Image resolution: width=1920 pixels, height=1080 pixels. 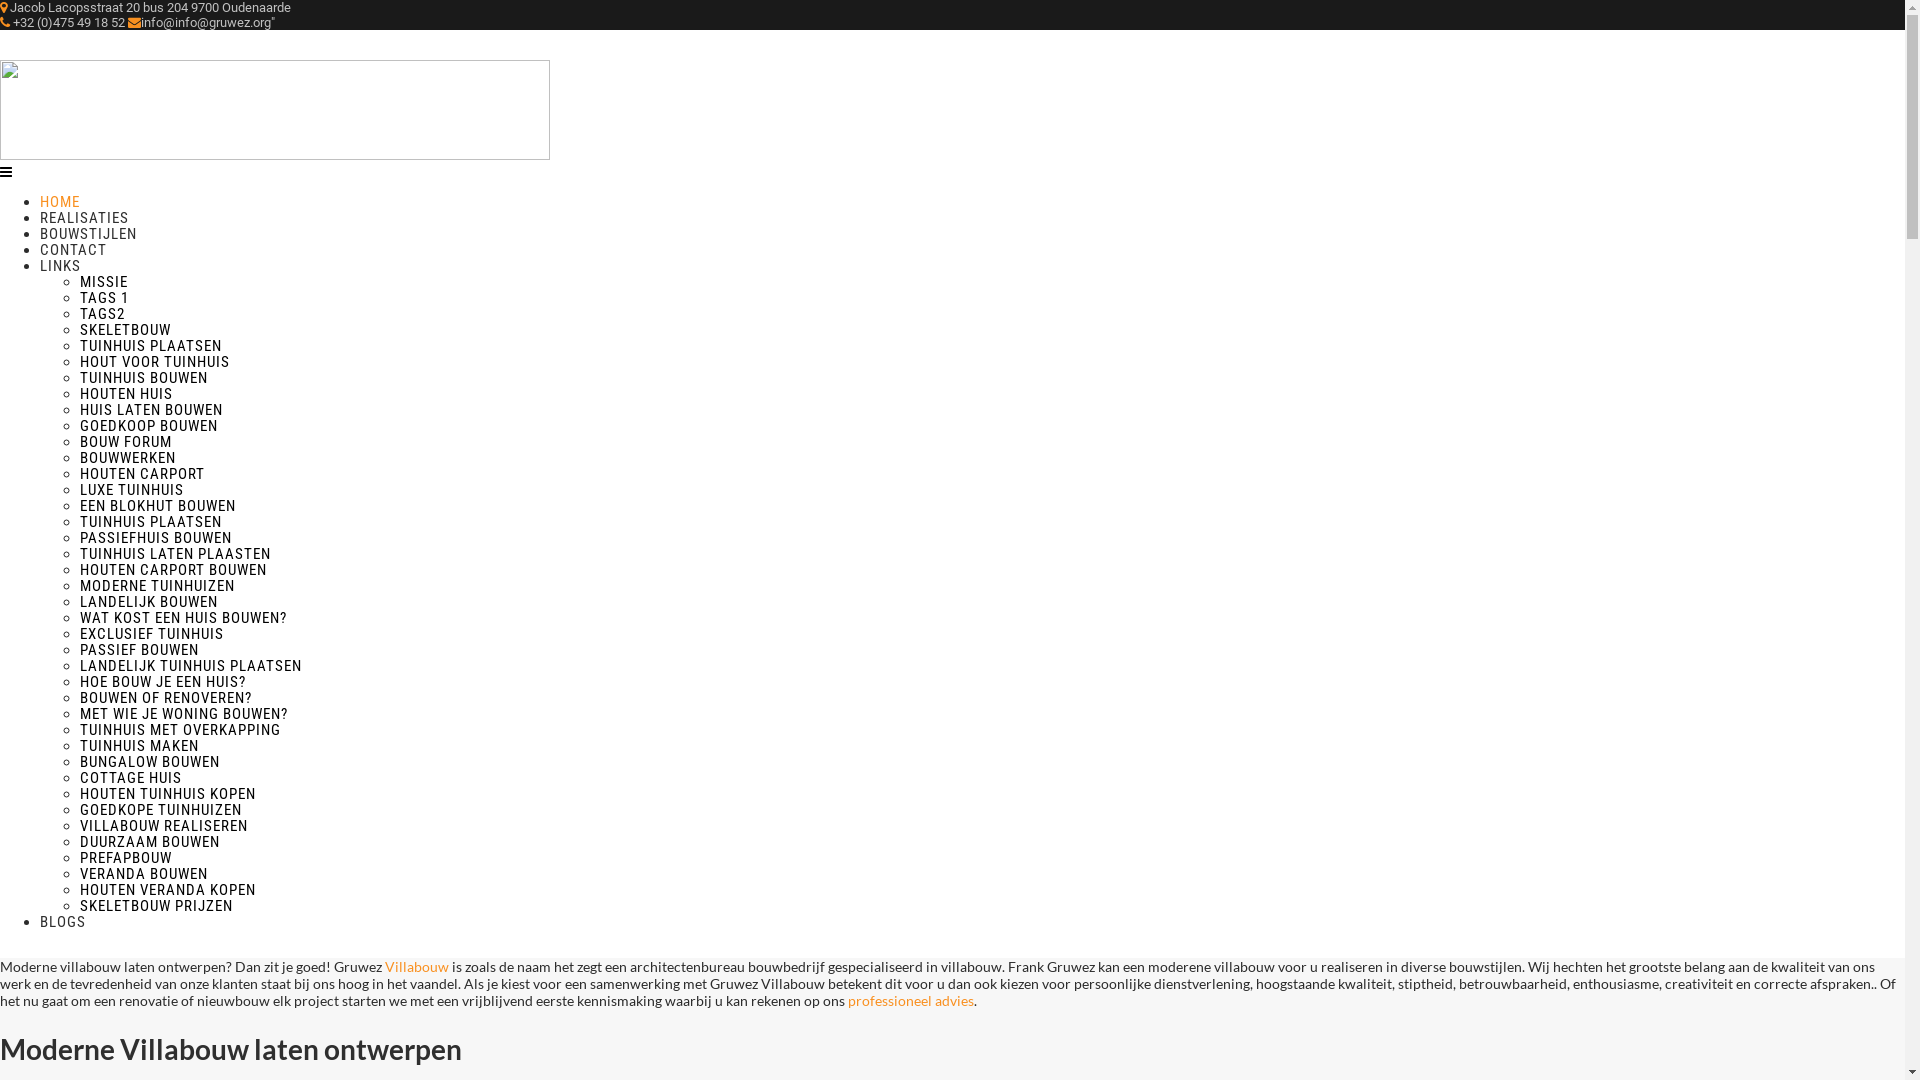 What do you see at coordinates (83, 218) in the screenshot?
I see `'REALISATIES'` at bounding box center [83, 218].